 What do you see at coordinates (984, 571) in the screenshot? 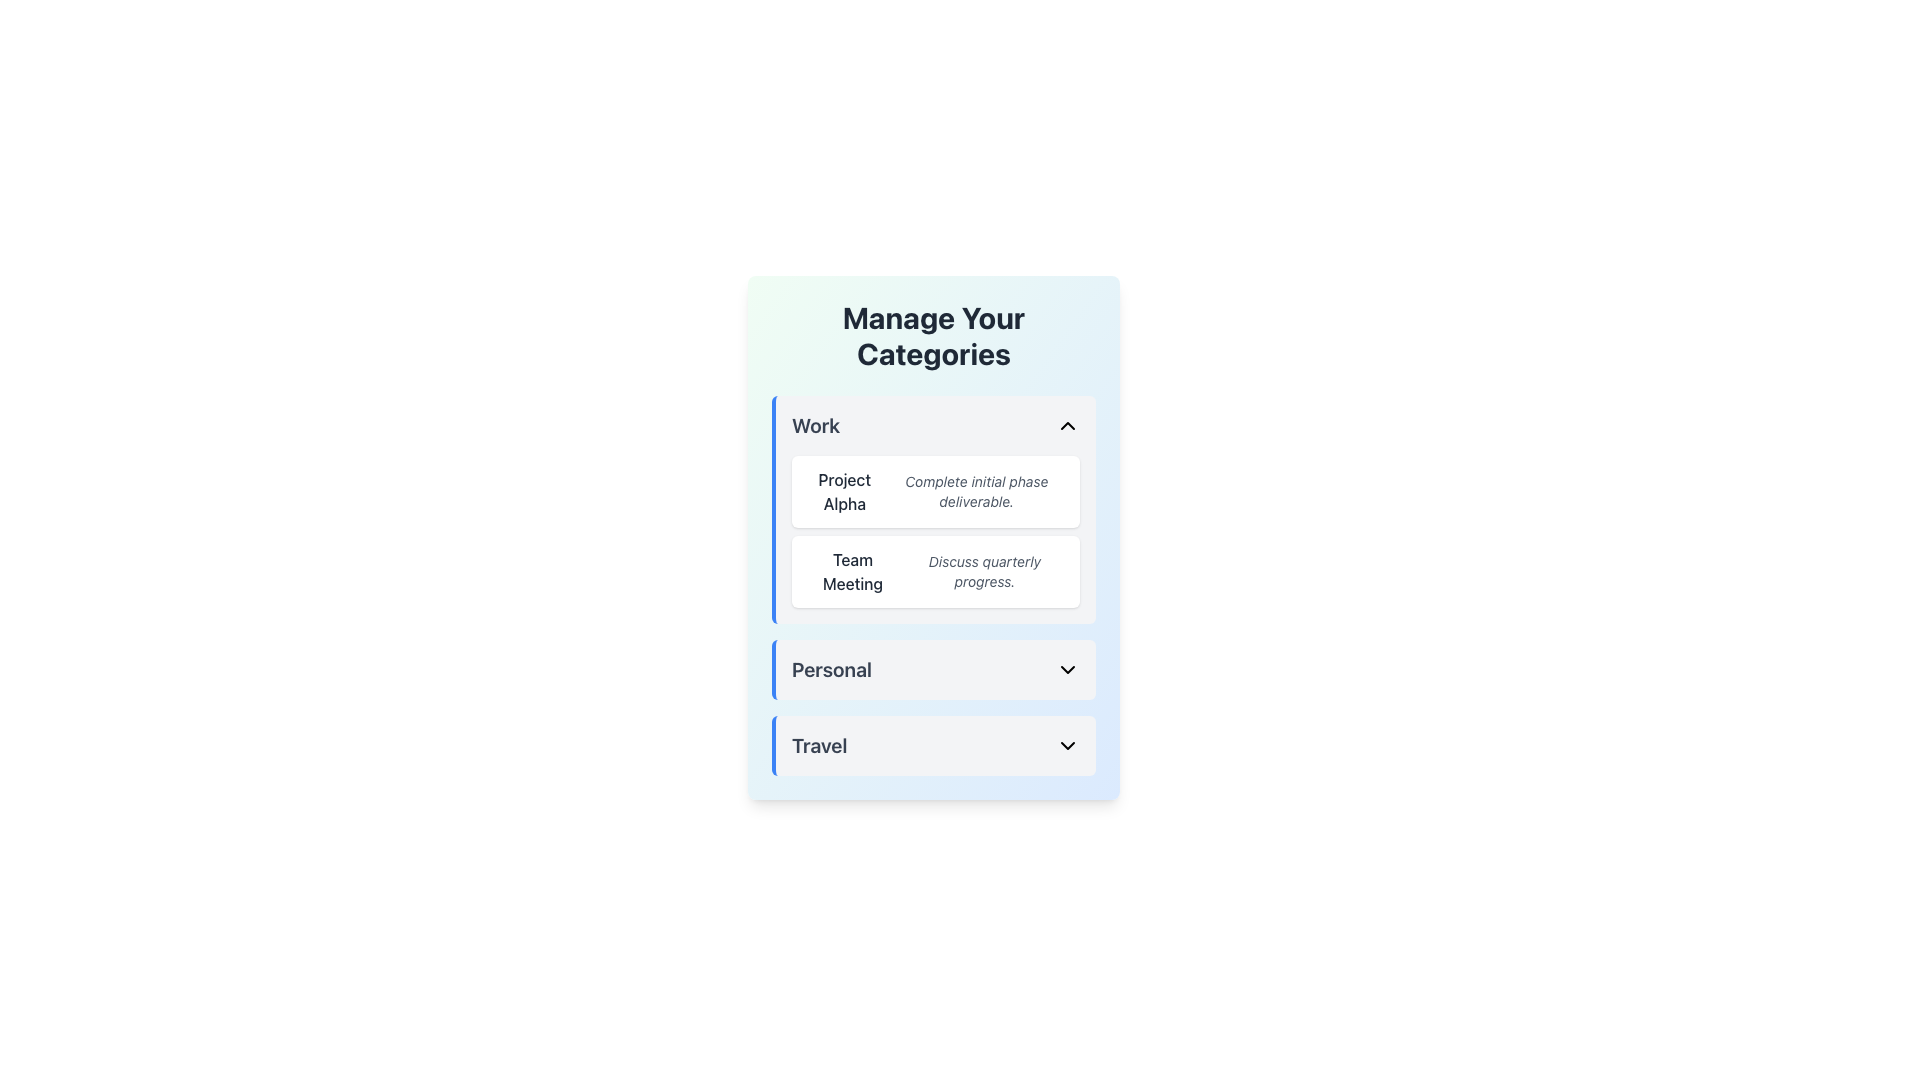
I see `the italicized gray text label that reads 'Discuss quarterly progress.' located in the 'Team Meeting' section under the 'Work' category, positioned to the right of the 'Team Meeting' title` at bounding box center [984, 571].